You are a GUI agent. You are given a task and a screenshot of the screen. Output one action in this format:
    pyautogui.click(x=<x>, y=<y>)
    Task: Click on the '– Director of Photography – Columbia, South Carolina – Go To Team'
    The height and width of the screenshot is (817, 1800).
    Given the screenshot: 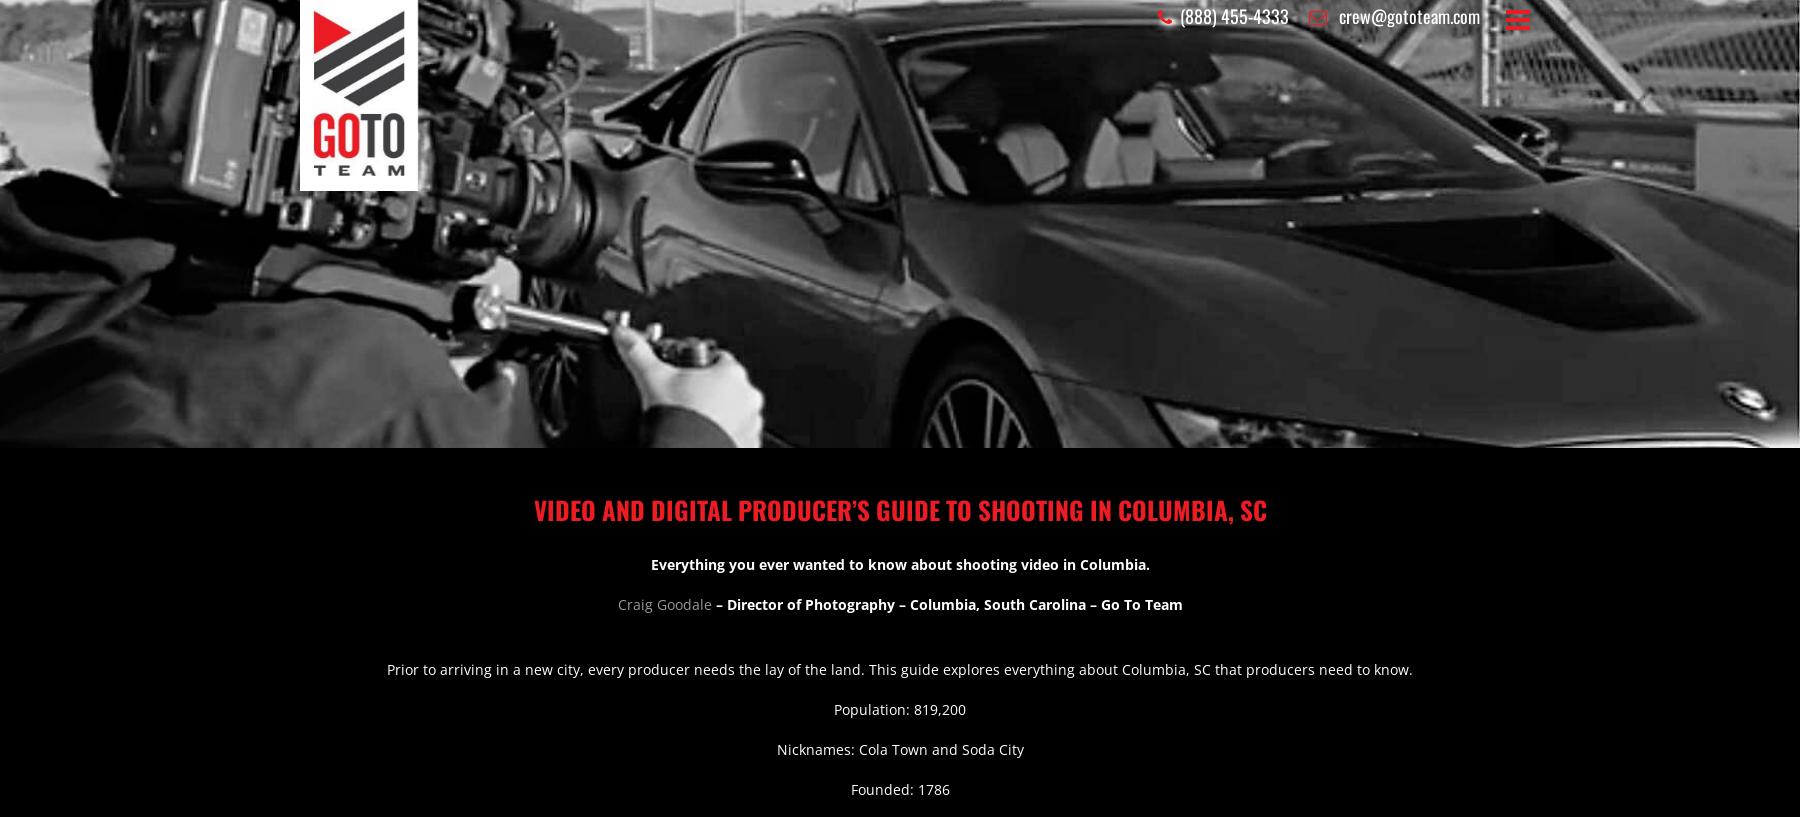 What is the action you would take?
    pyautogui.click(x=945, y=604)
    